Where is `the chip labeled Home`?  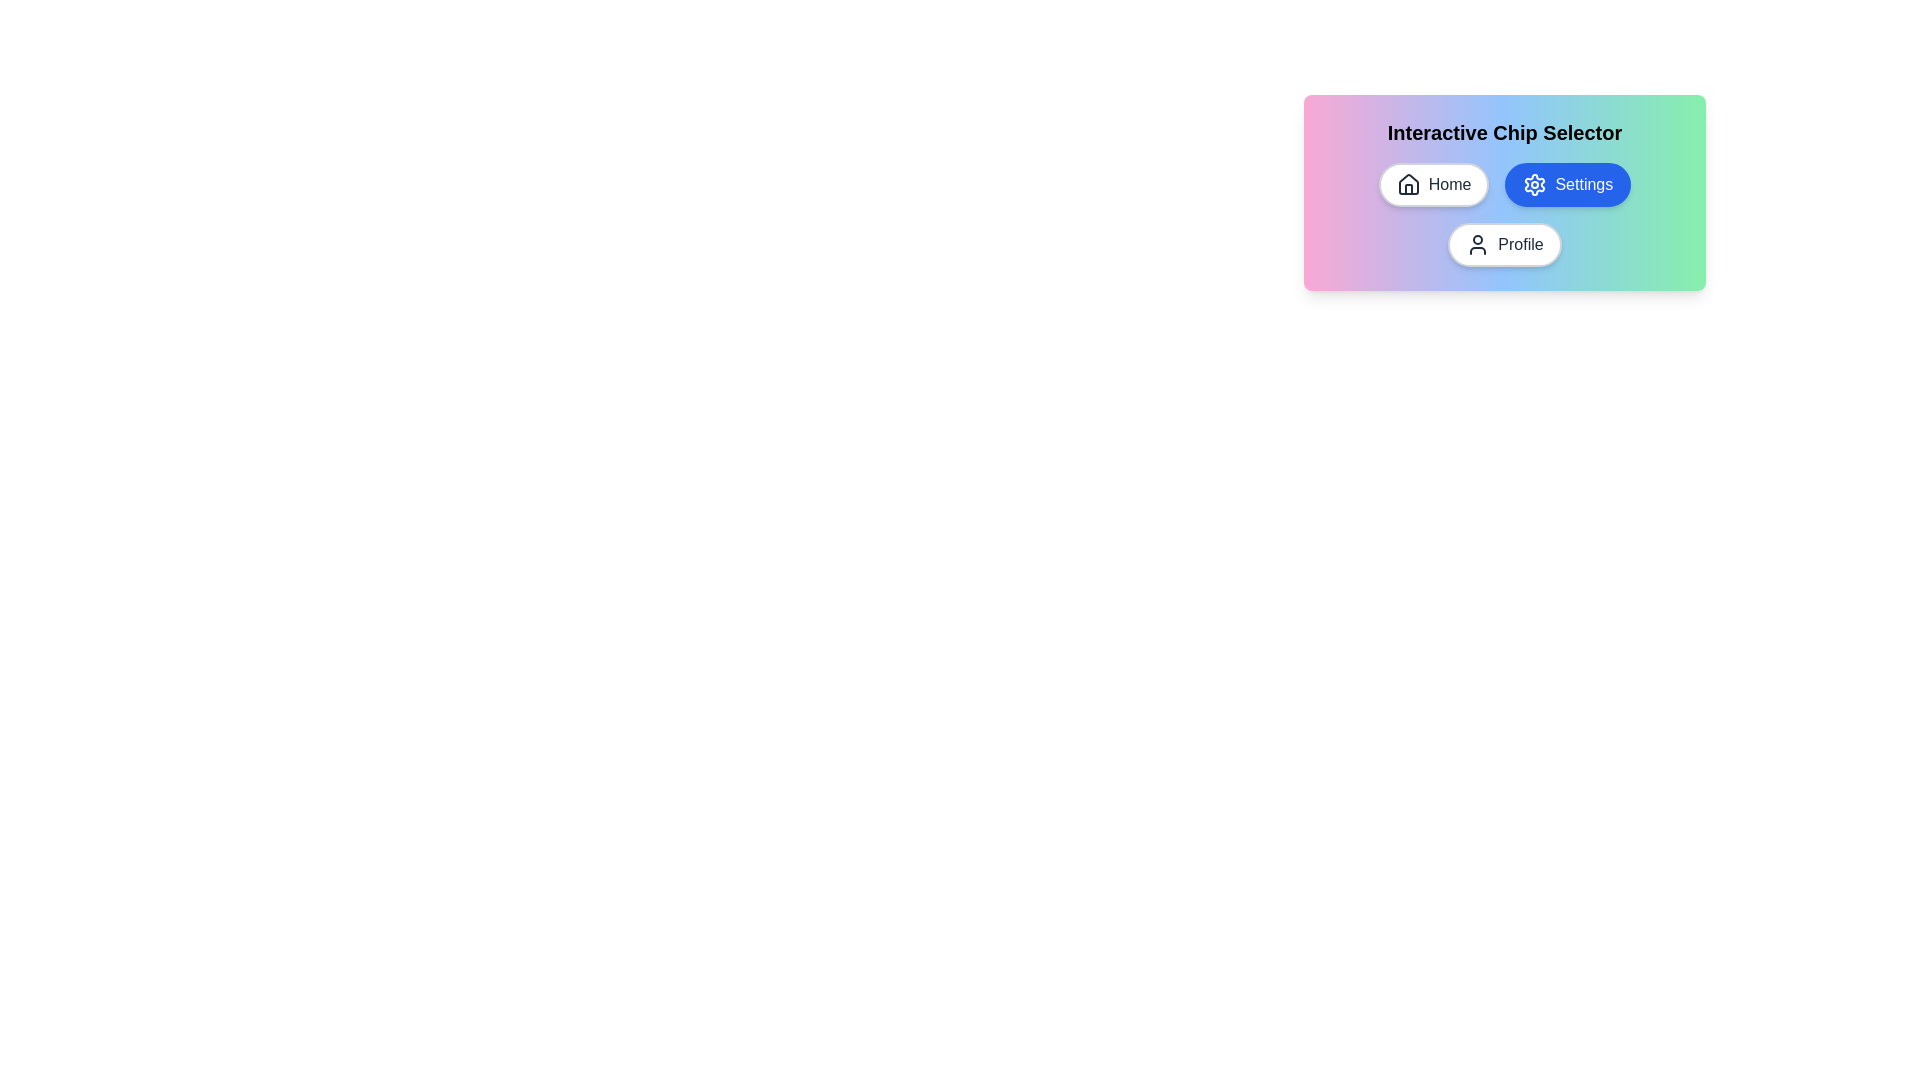
the chip labeled Home is located at coordinates (1433, 185).